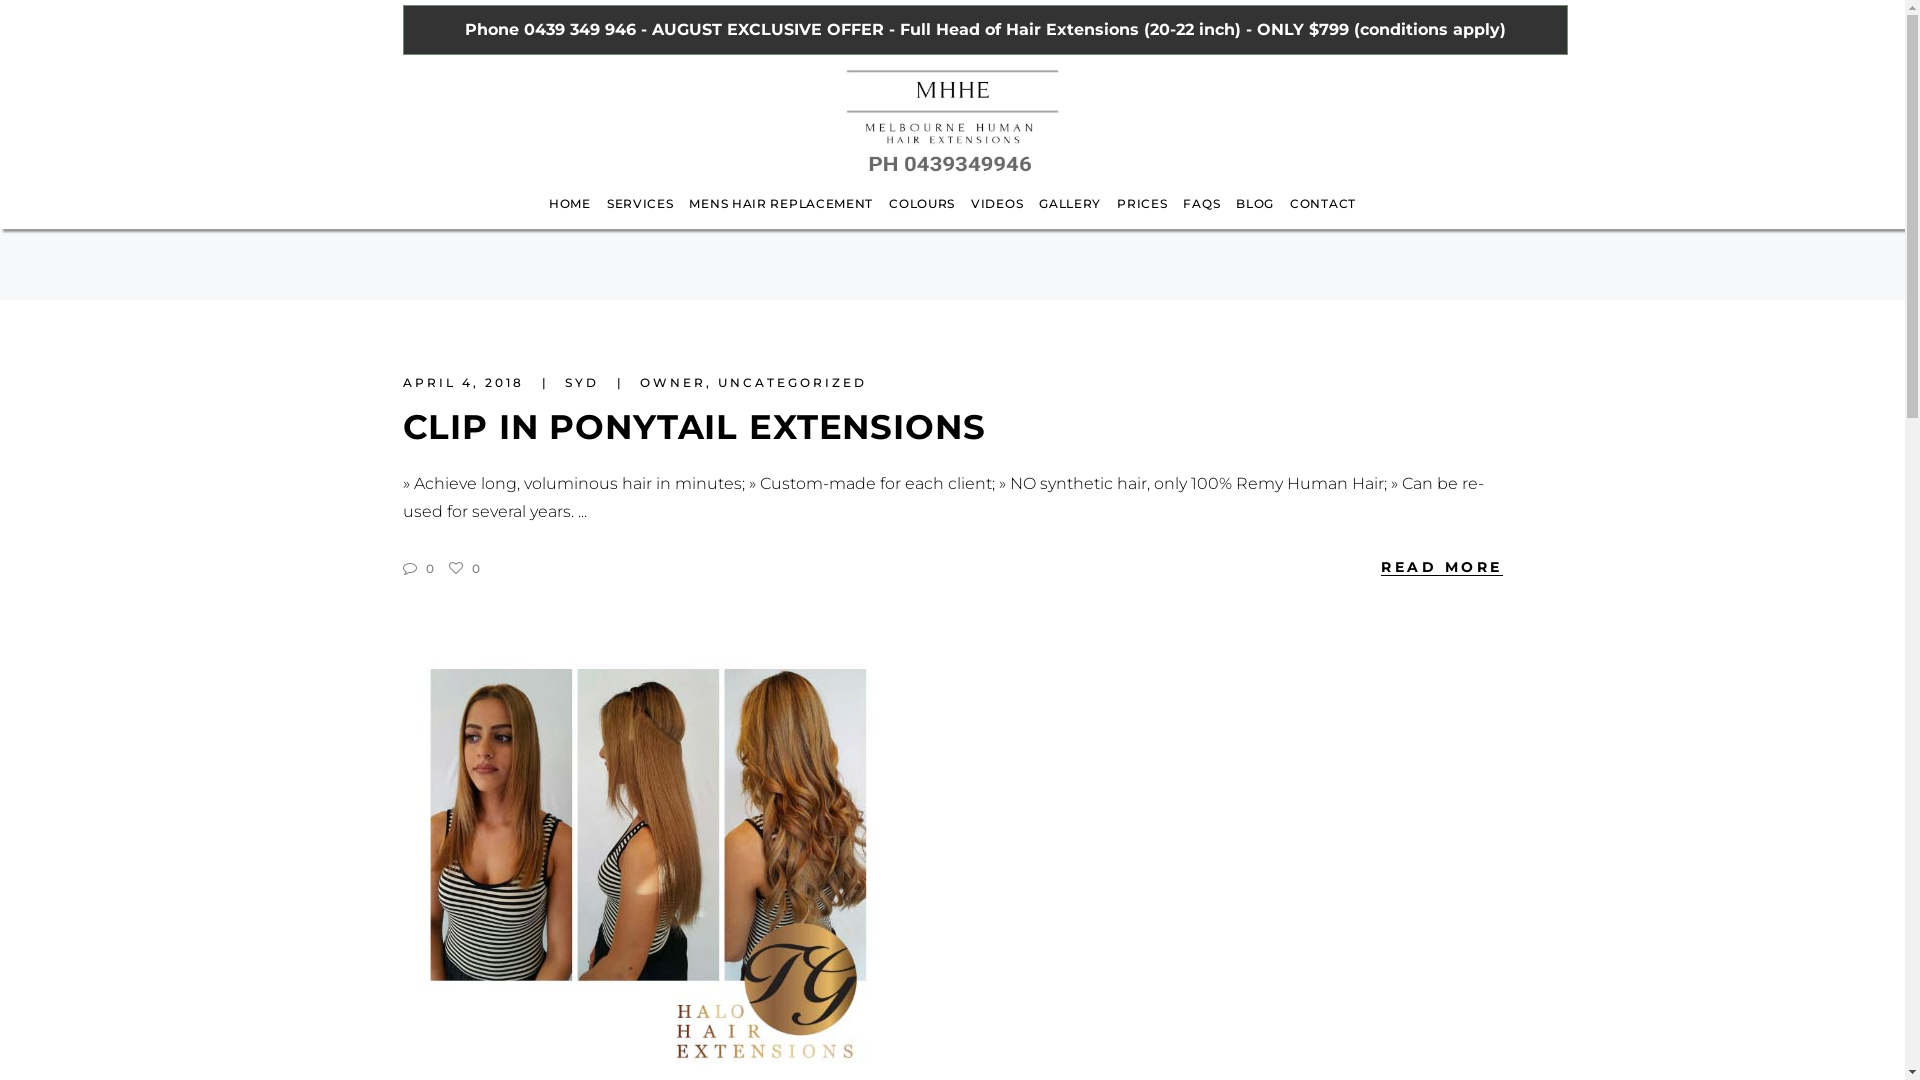 The width and height of the screenshot is (1920, 1080). Describe the element at coordinates (462, 568) in the screenshot. I see `'0'` at that location.